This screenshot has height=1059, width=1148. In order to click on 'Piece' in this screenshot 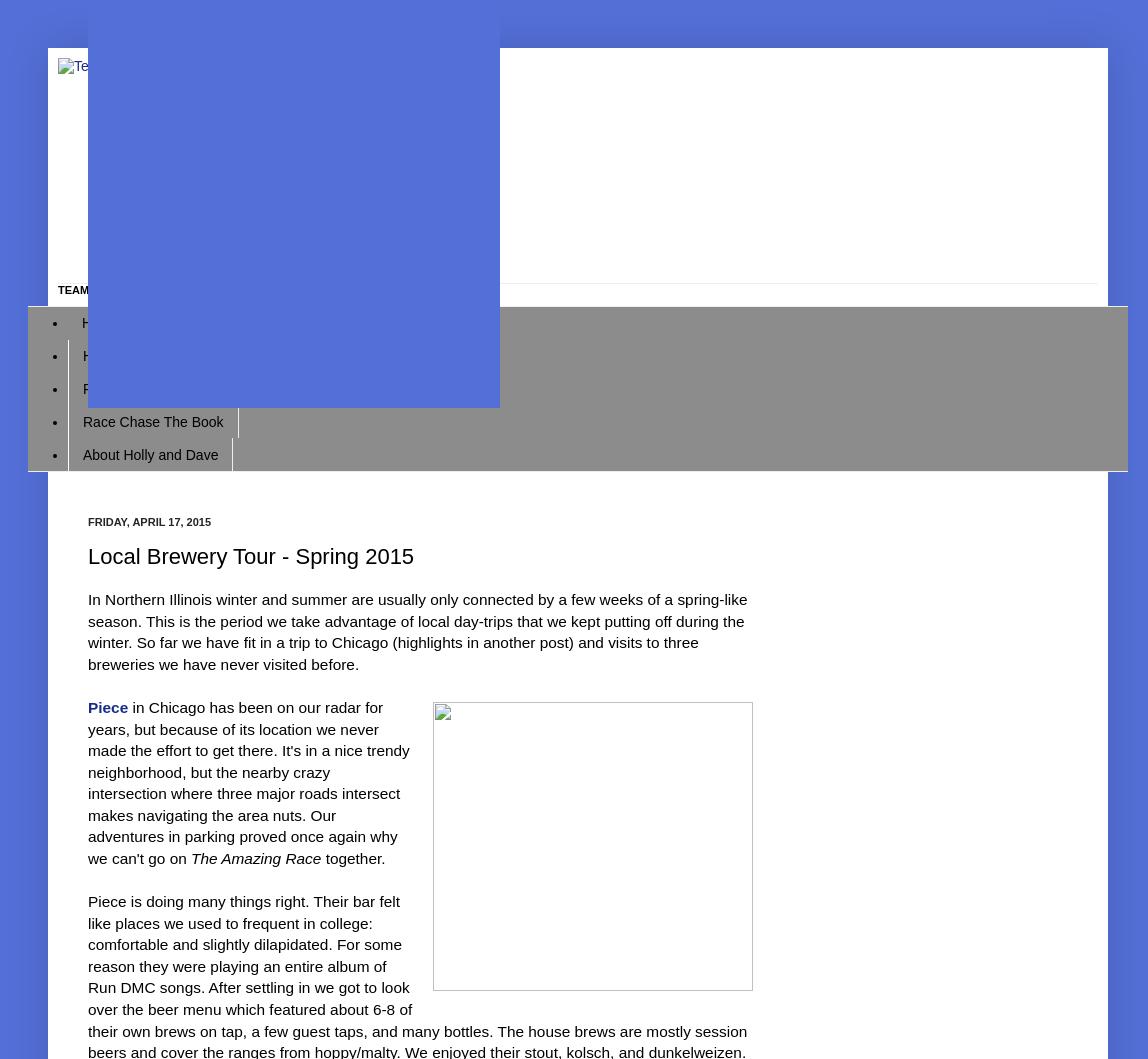, I will do `click(108, 707)`.